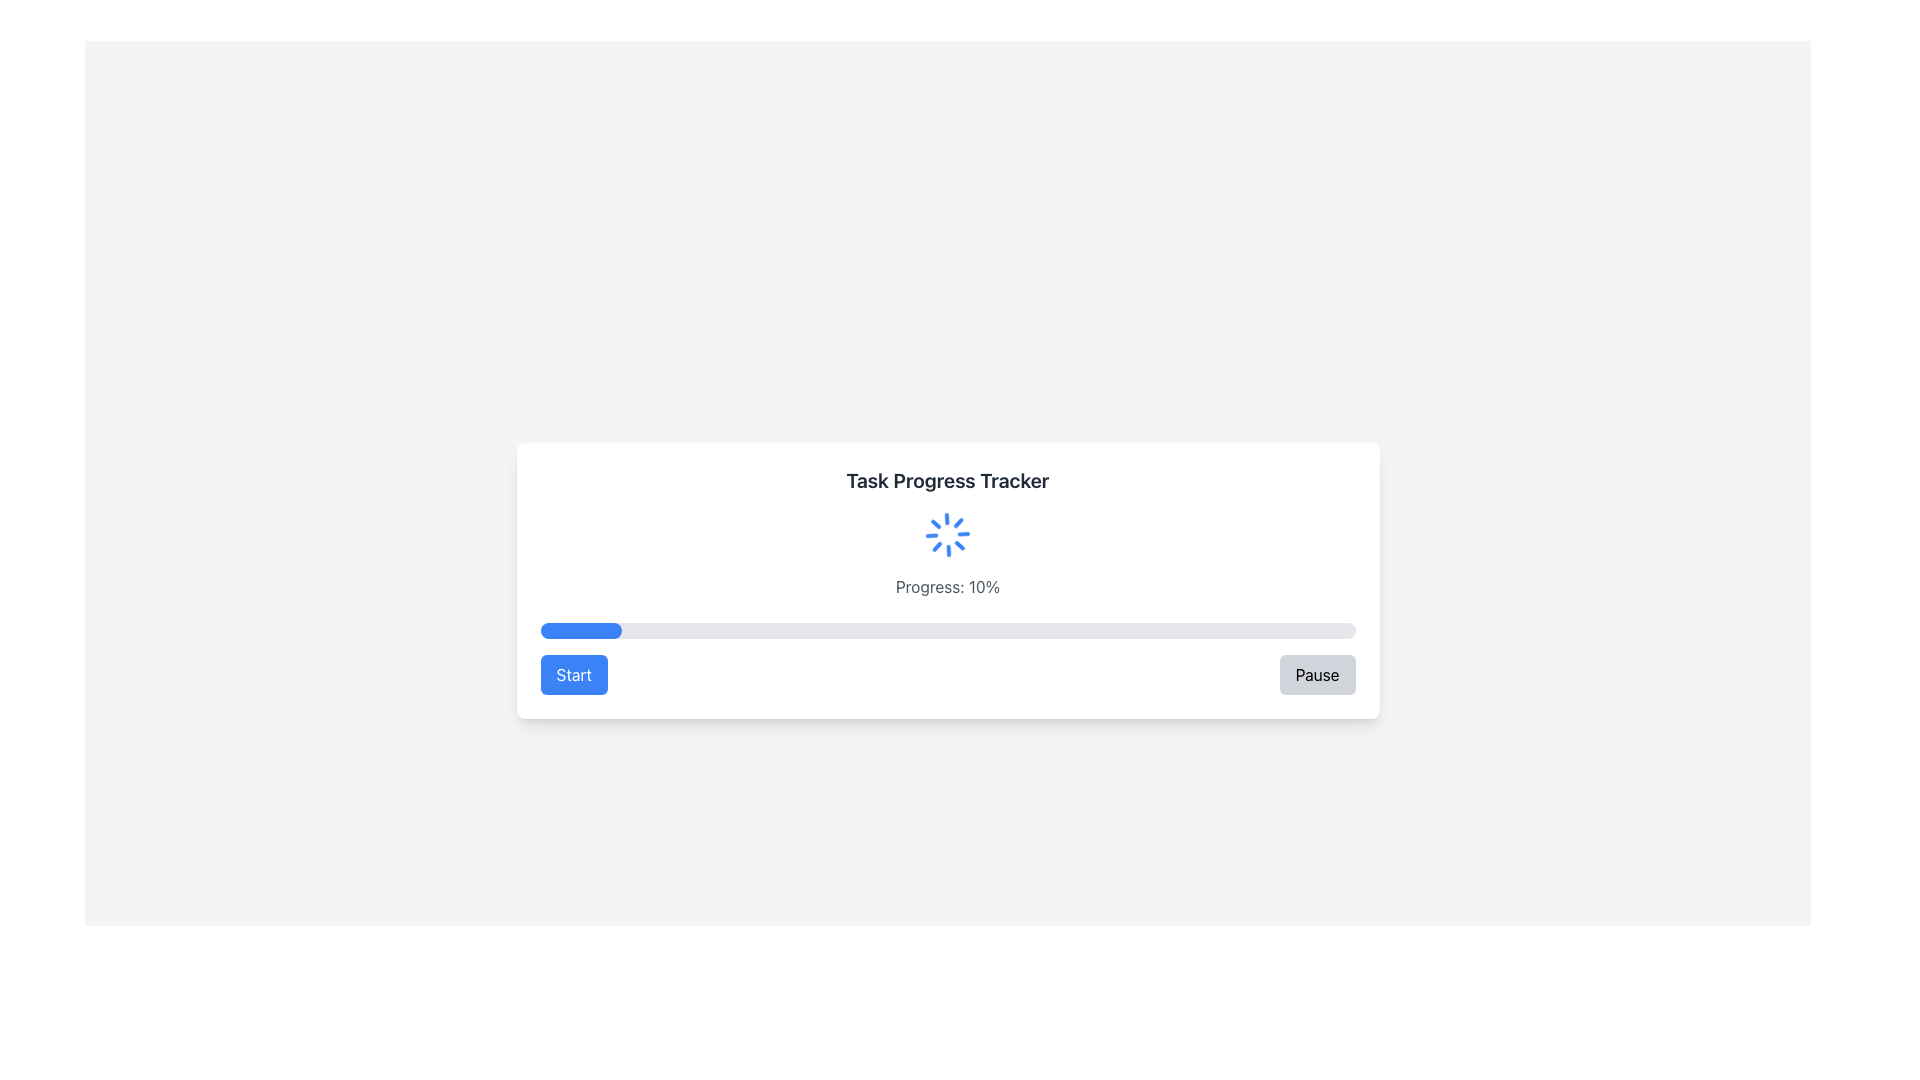 This screenshot has height=1080, width=1920. Describe the element at coordinates (947, 631) in the screenshot. I see `the progress bar located below the text 'Progress: 10%' within the 'Task Progress Tracker' card, which visually represents the progress of a task` at that location.